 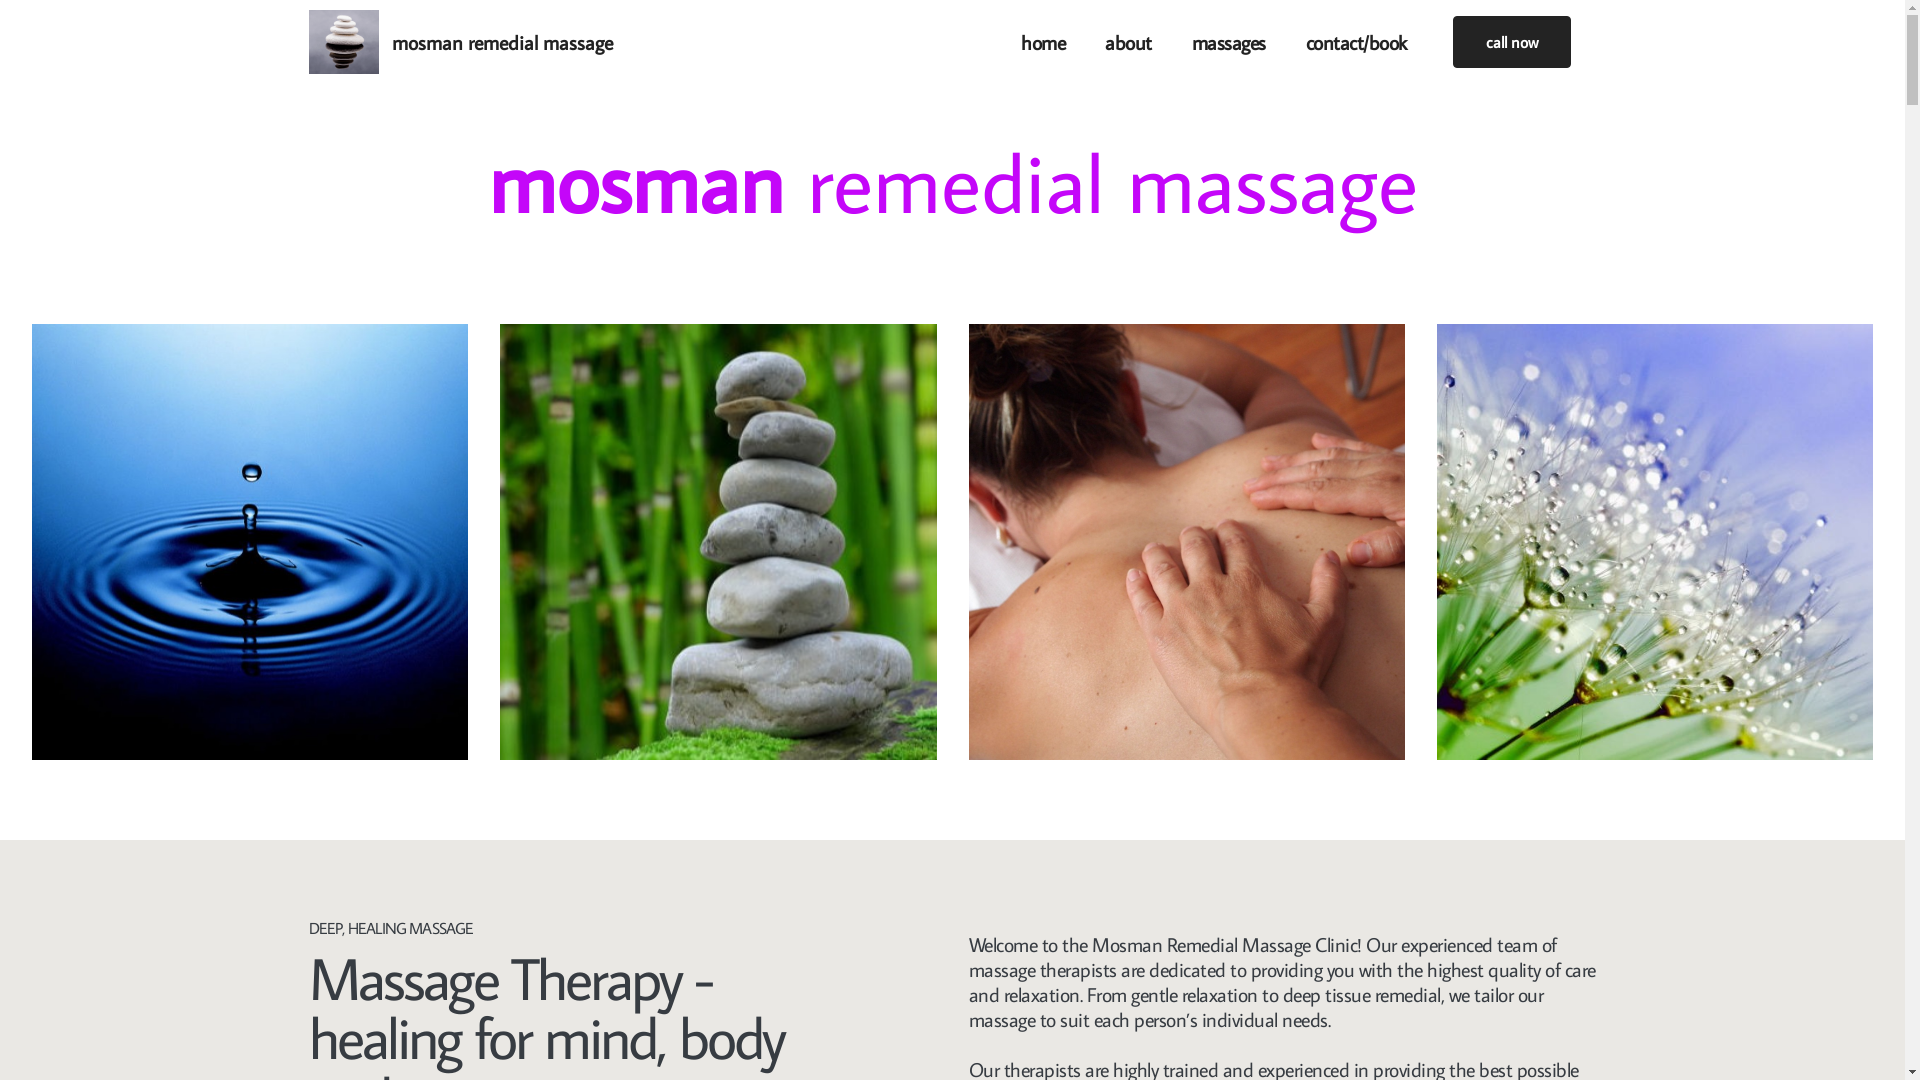 What do you see at coordinates (1356, 42) in the screenshot?
I see `'contact/book'` at bounding box center [1356, 42].